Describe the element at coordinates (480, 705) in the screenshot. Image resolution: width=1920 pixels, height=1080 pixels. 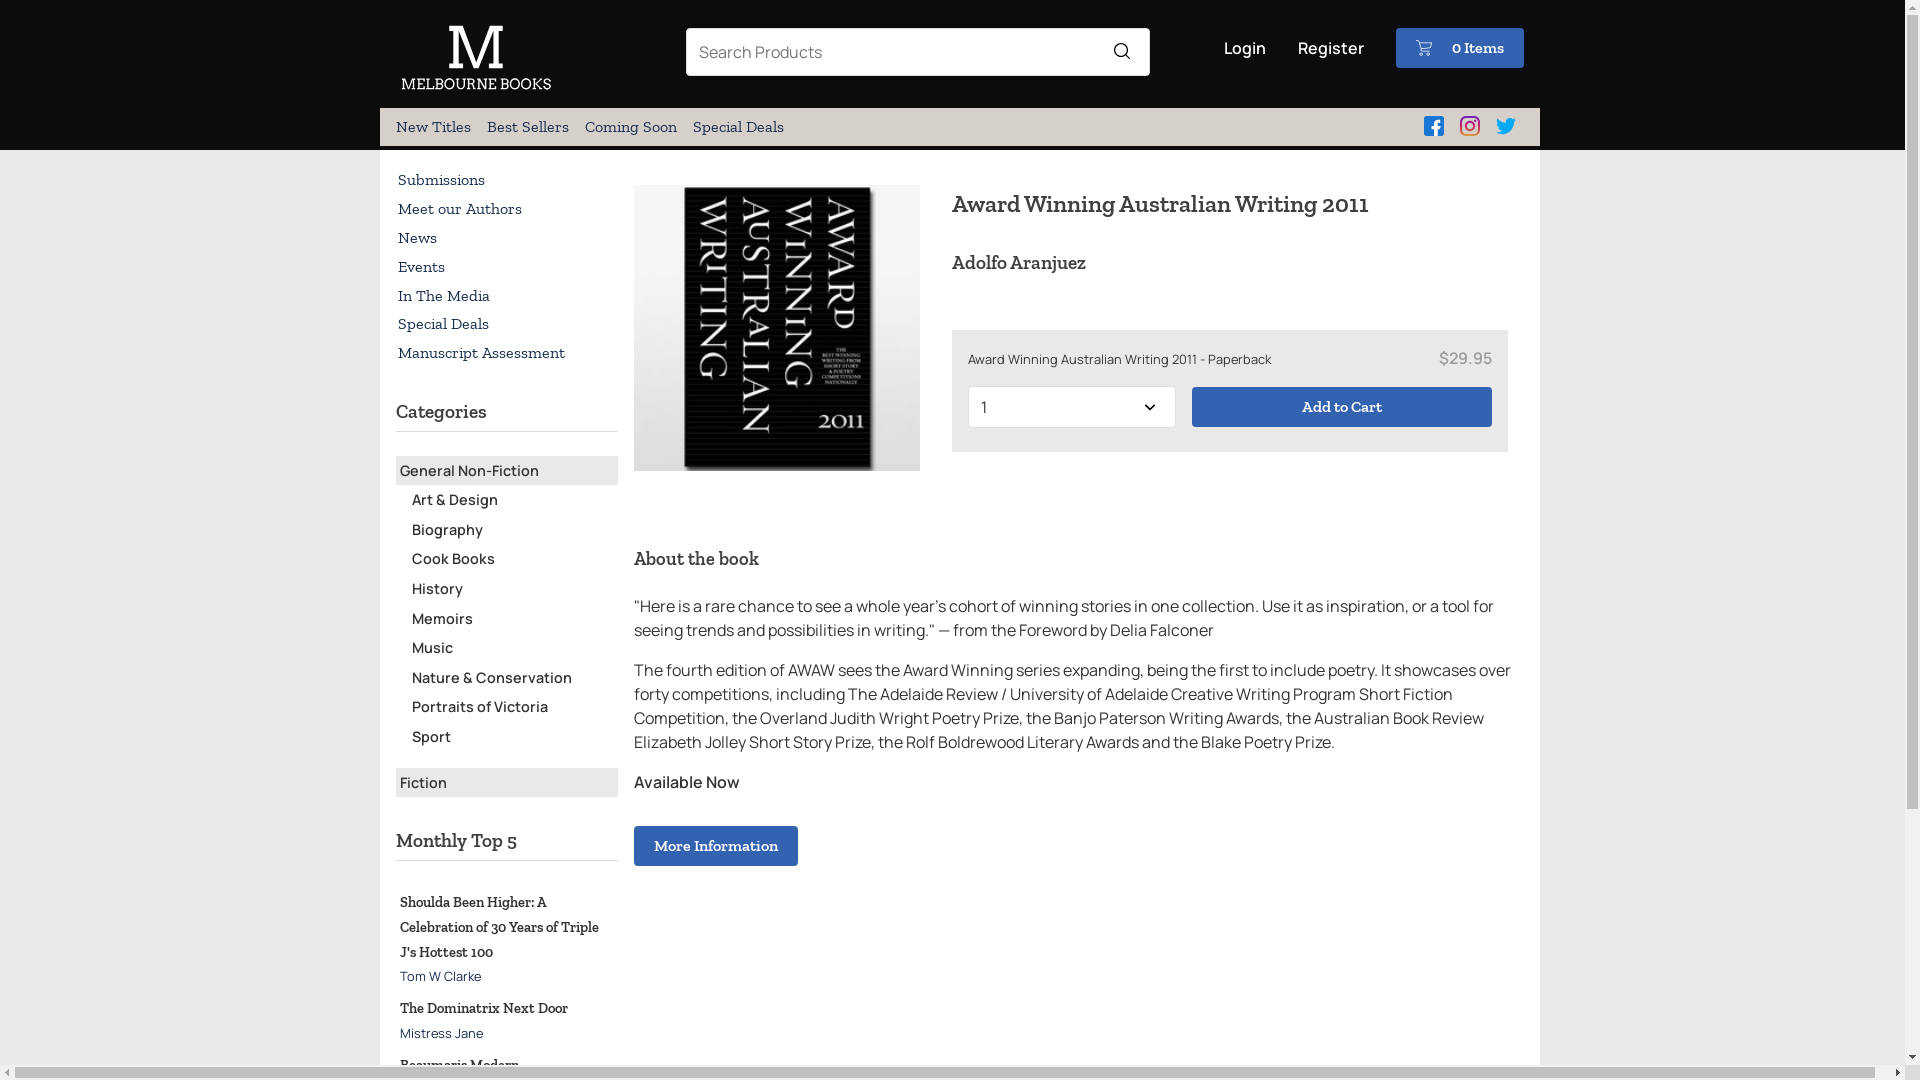
I see `'Portraits of Victoria'` at that location.